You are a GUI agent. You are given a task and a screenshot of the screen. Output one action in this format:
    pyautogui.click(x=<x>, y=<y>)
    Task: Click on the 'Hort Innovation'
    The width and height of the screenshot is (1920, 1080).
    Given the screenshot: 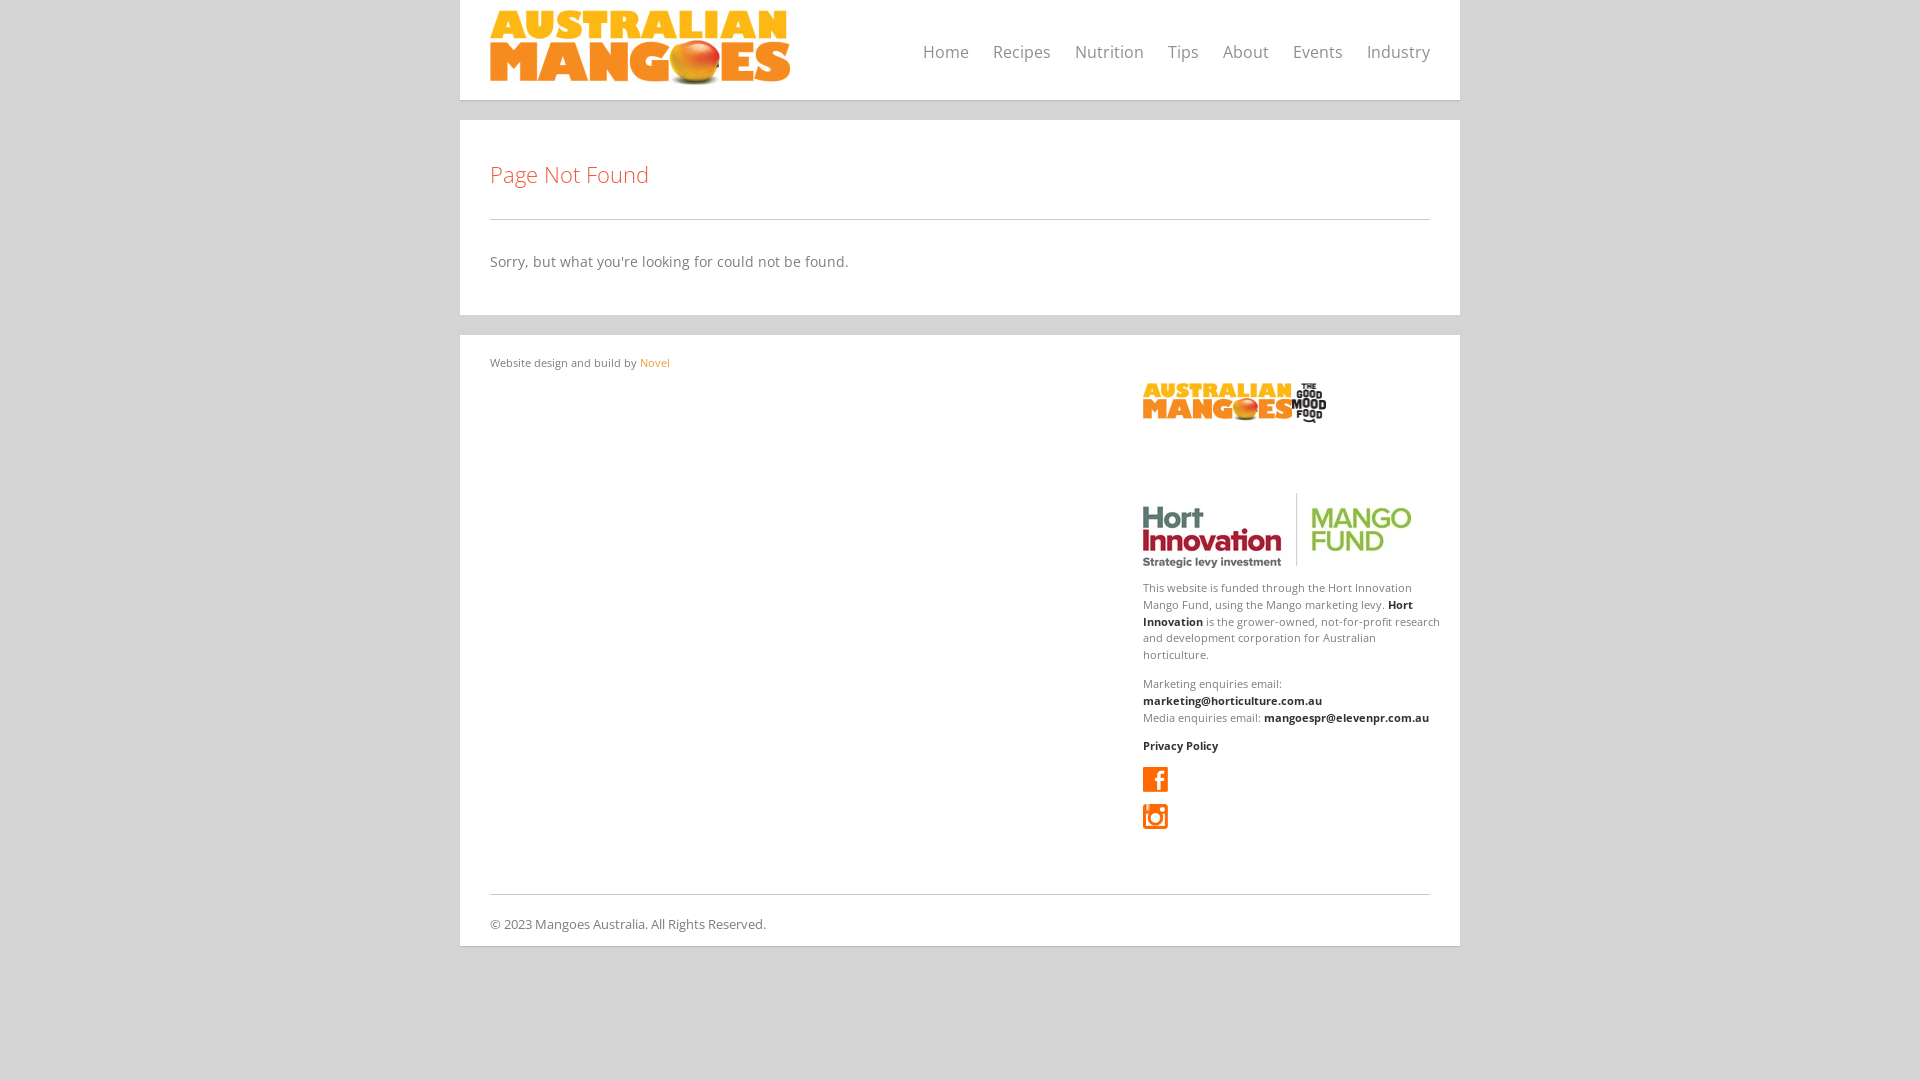 What is the action you would take?
    pyautogui.click(x=1276, y=612)
    